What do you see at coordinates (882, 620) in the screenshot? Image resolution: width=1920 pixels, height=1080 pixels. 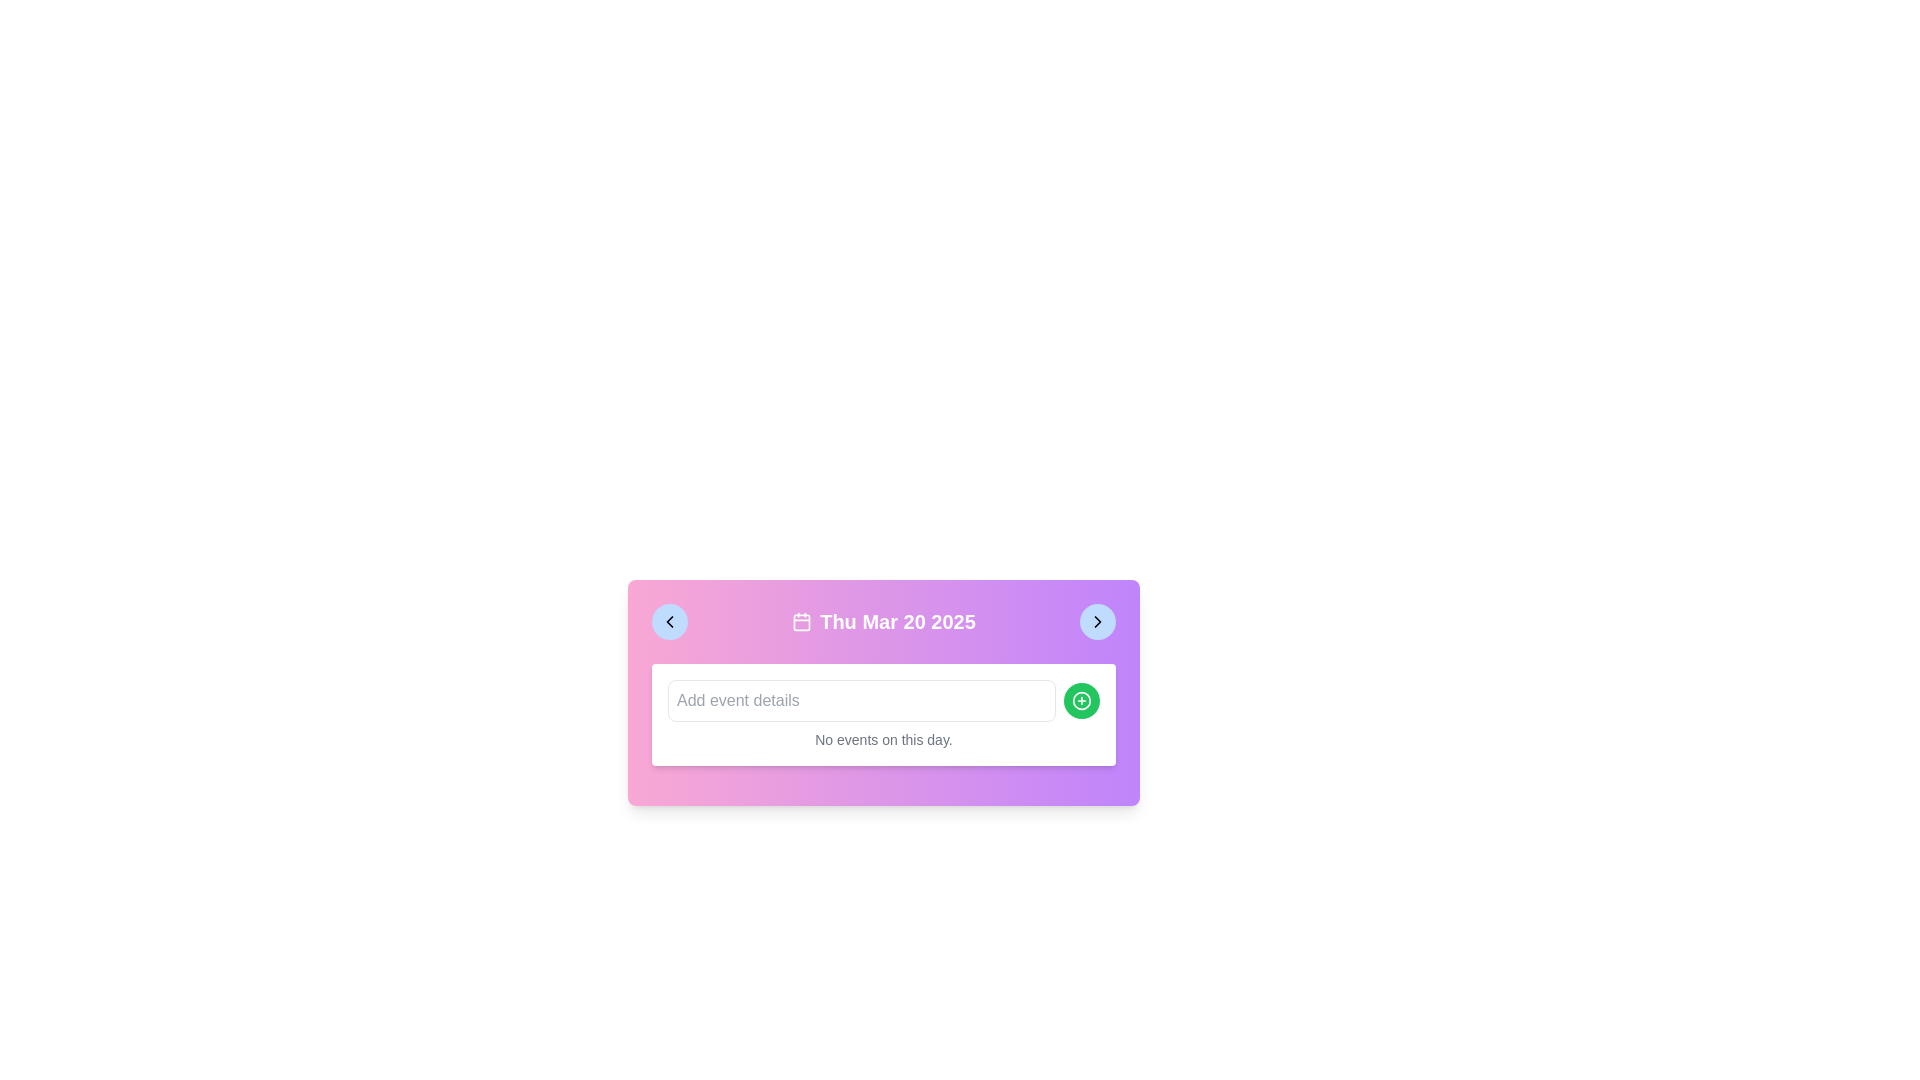 I see `the text label displaying the date 'Thu Mar 20 2025', which is styled with bold white text and positioned at the top of the calendar interface, flanked by navigation chevrons` at bounding box center [882, 620].